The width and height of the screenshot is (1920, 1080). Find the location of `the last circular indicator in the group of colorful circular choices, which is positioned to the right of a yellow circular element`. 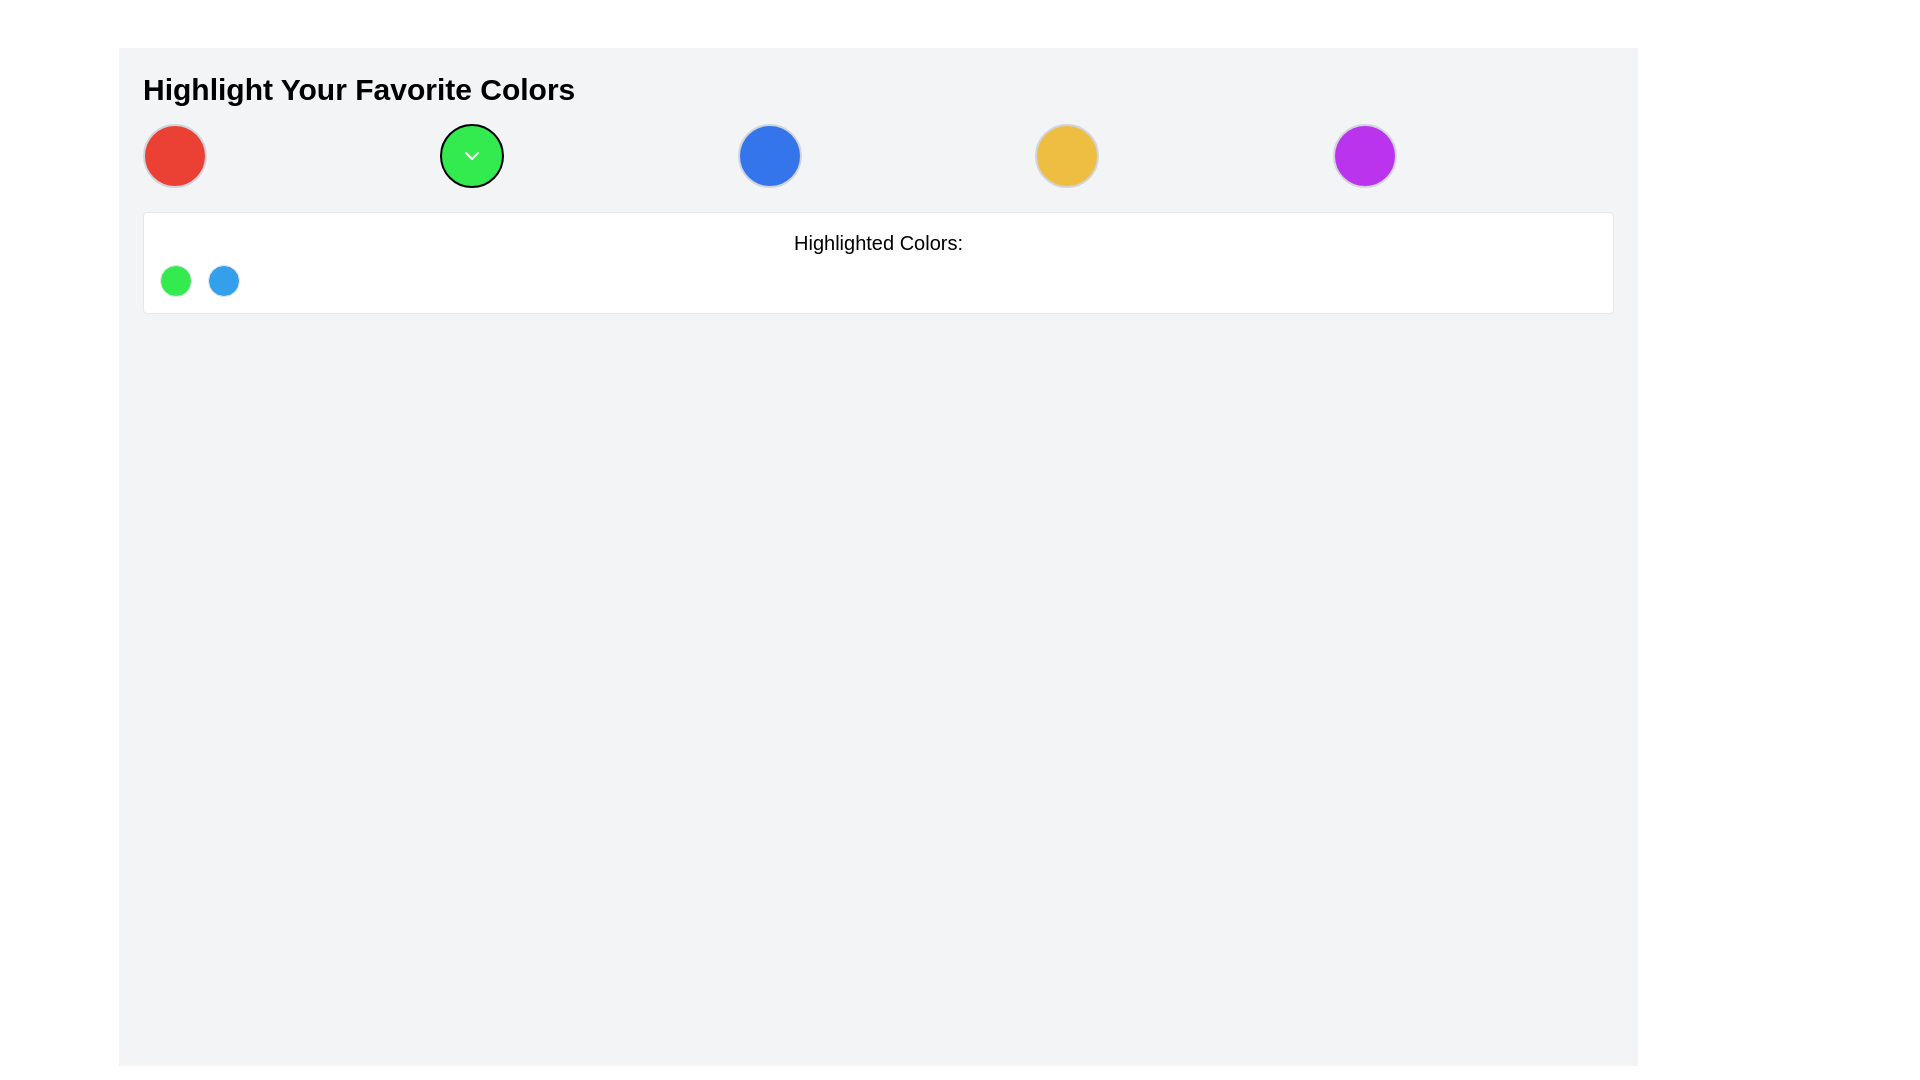

the last circular indicator in the group of colorful circular choices, which is positioned to the right of a yellow circular element is located at coordinates (1362, 154).